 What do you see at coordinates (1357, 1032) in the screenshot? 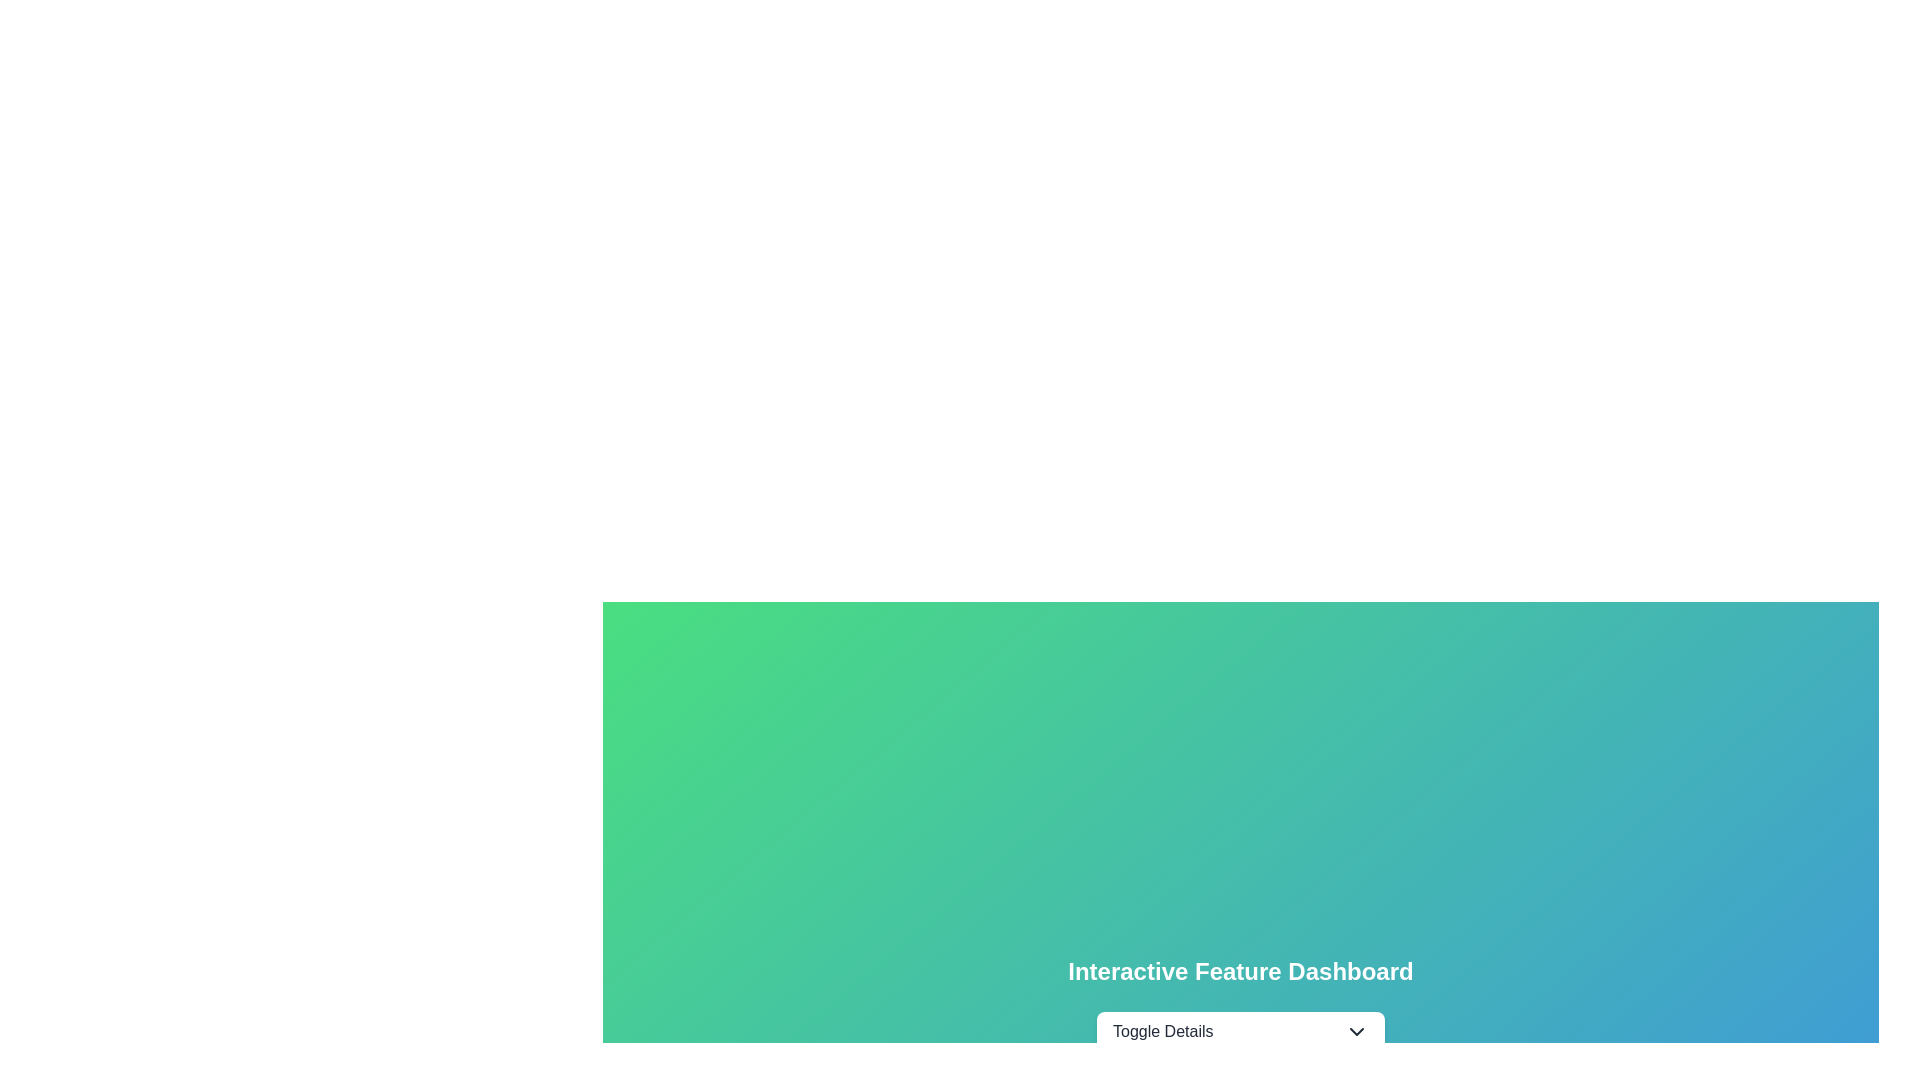
I see `the Chevron icon located on the right edge of the 'Toggle Details' button` at bounding box center [1357, 1032].